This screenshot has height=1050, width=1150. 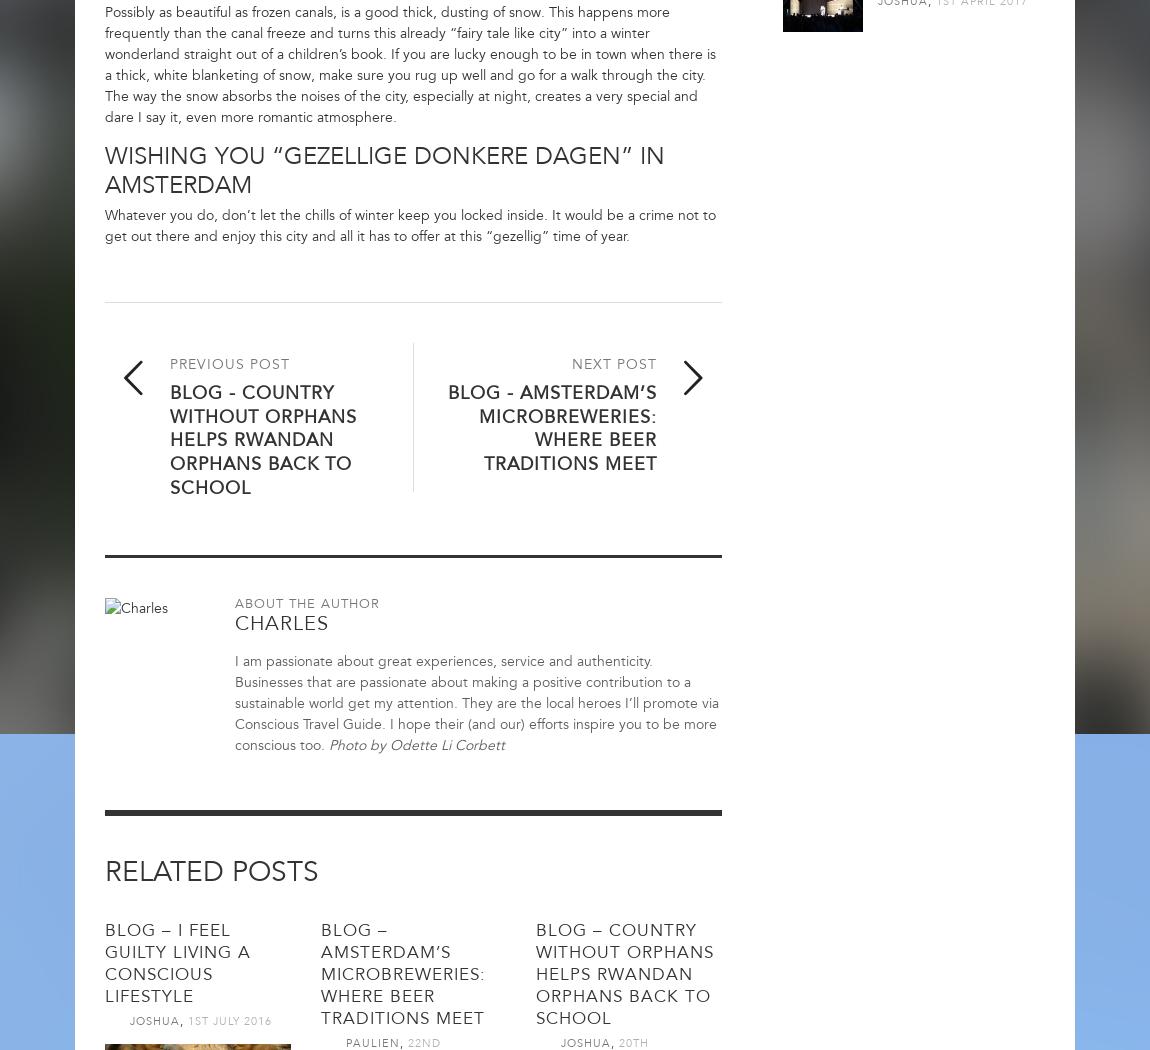 I want to click on 'Blog – Amsterdam’s microbreweries: where beer traditions meet', so click(x=402, y=972).